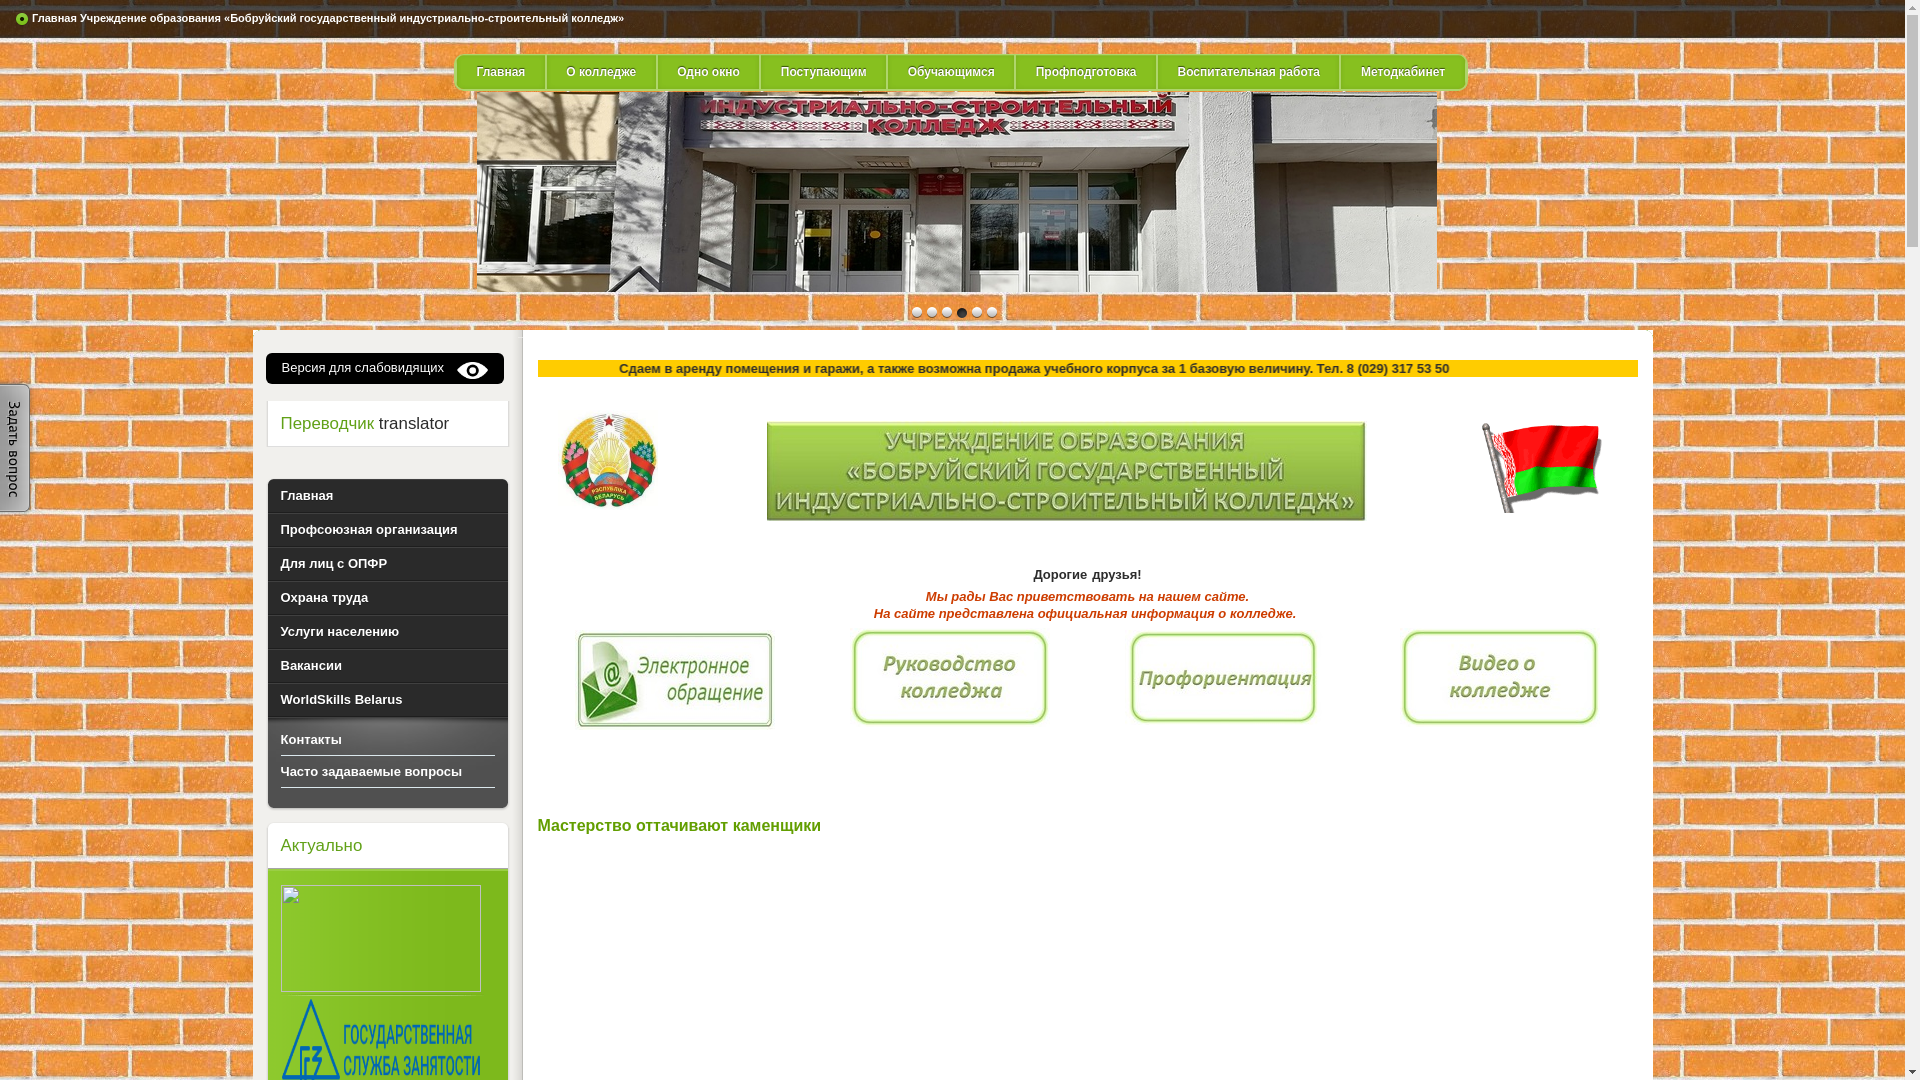 The height and width of the screenshot is (1080, 1920). I want to click on '4', so click(977, 312).